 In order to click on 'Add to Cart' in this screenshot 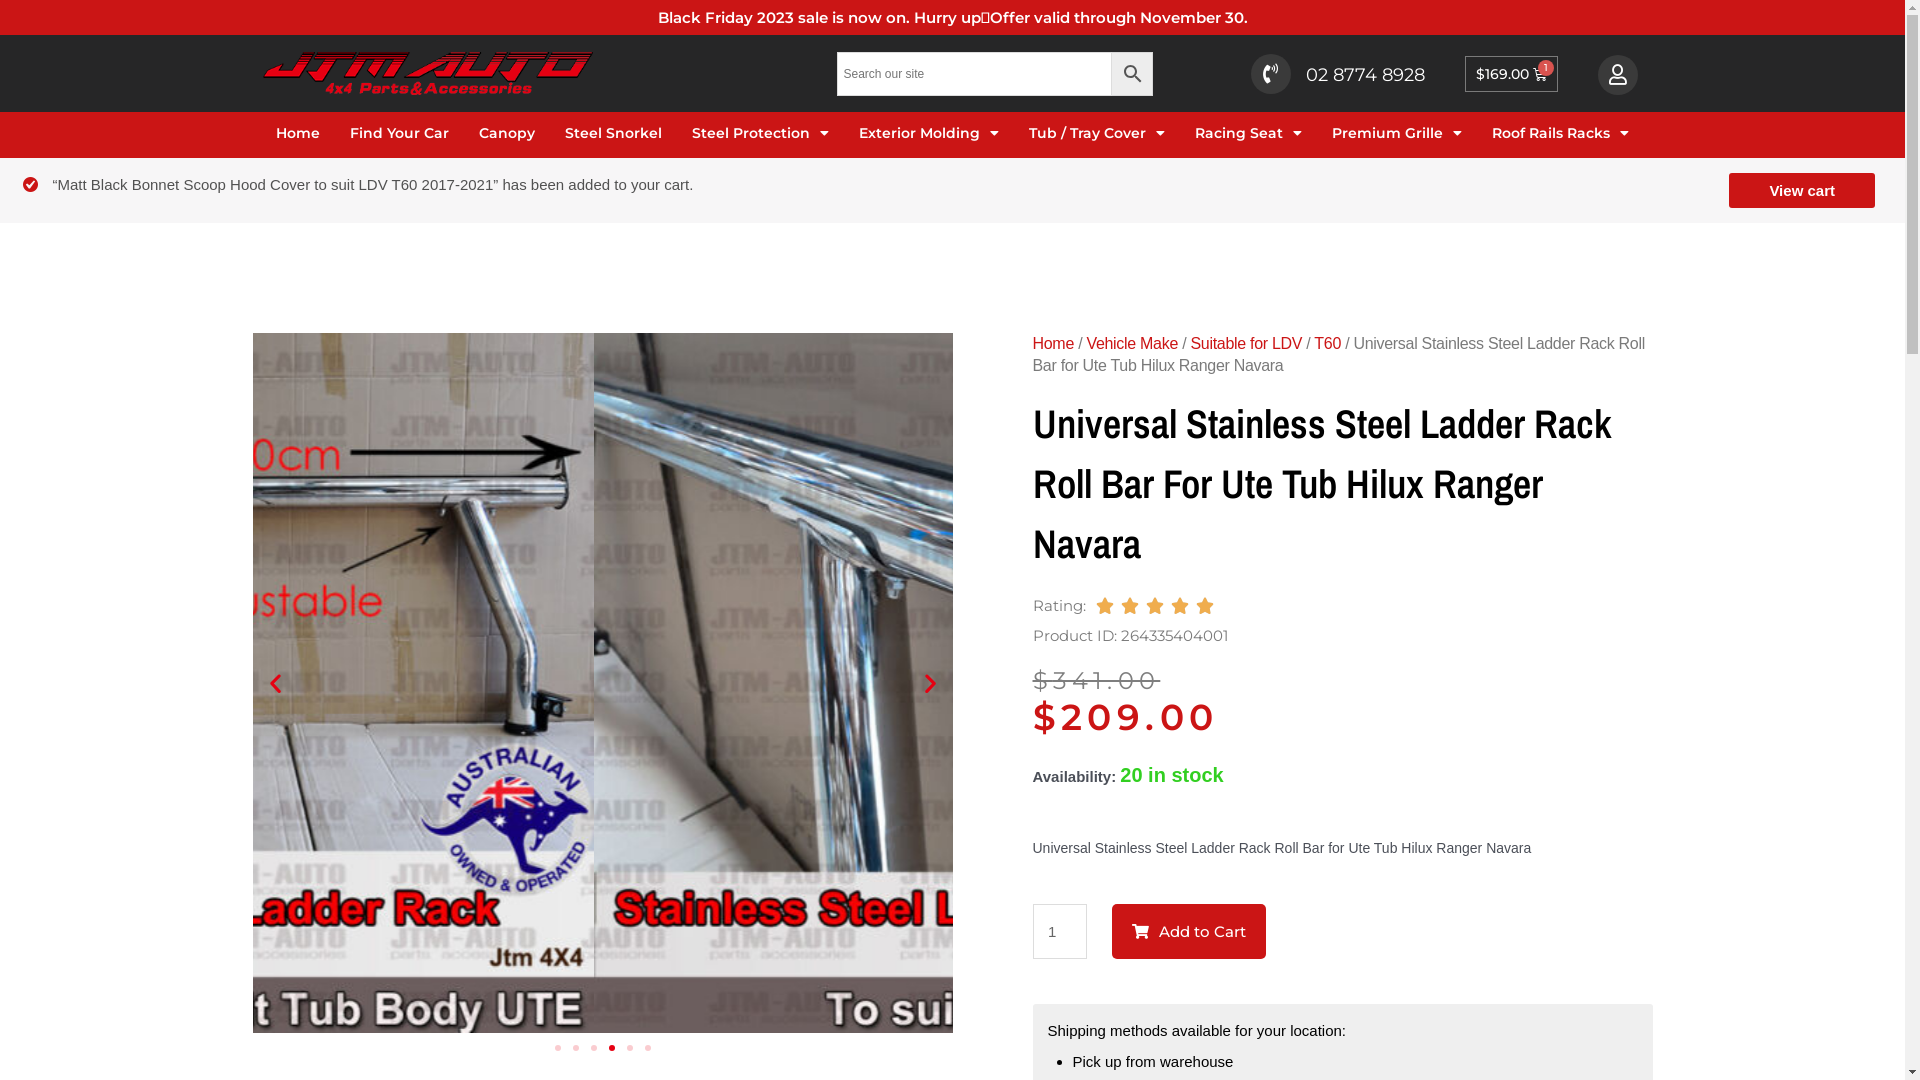, I will do `click(1189, 931)`.